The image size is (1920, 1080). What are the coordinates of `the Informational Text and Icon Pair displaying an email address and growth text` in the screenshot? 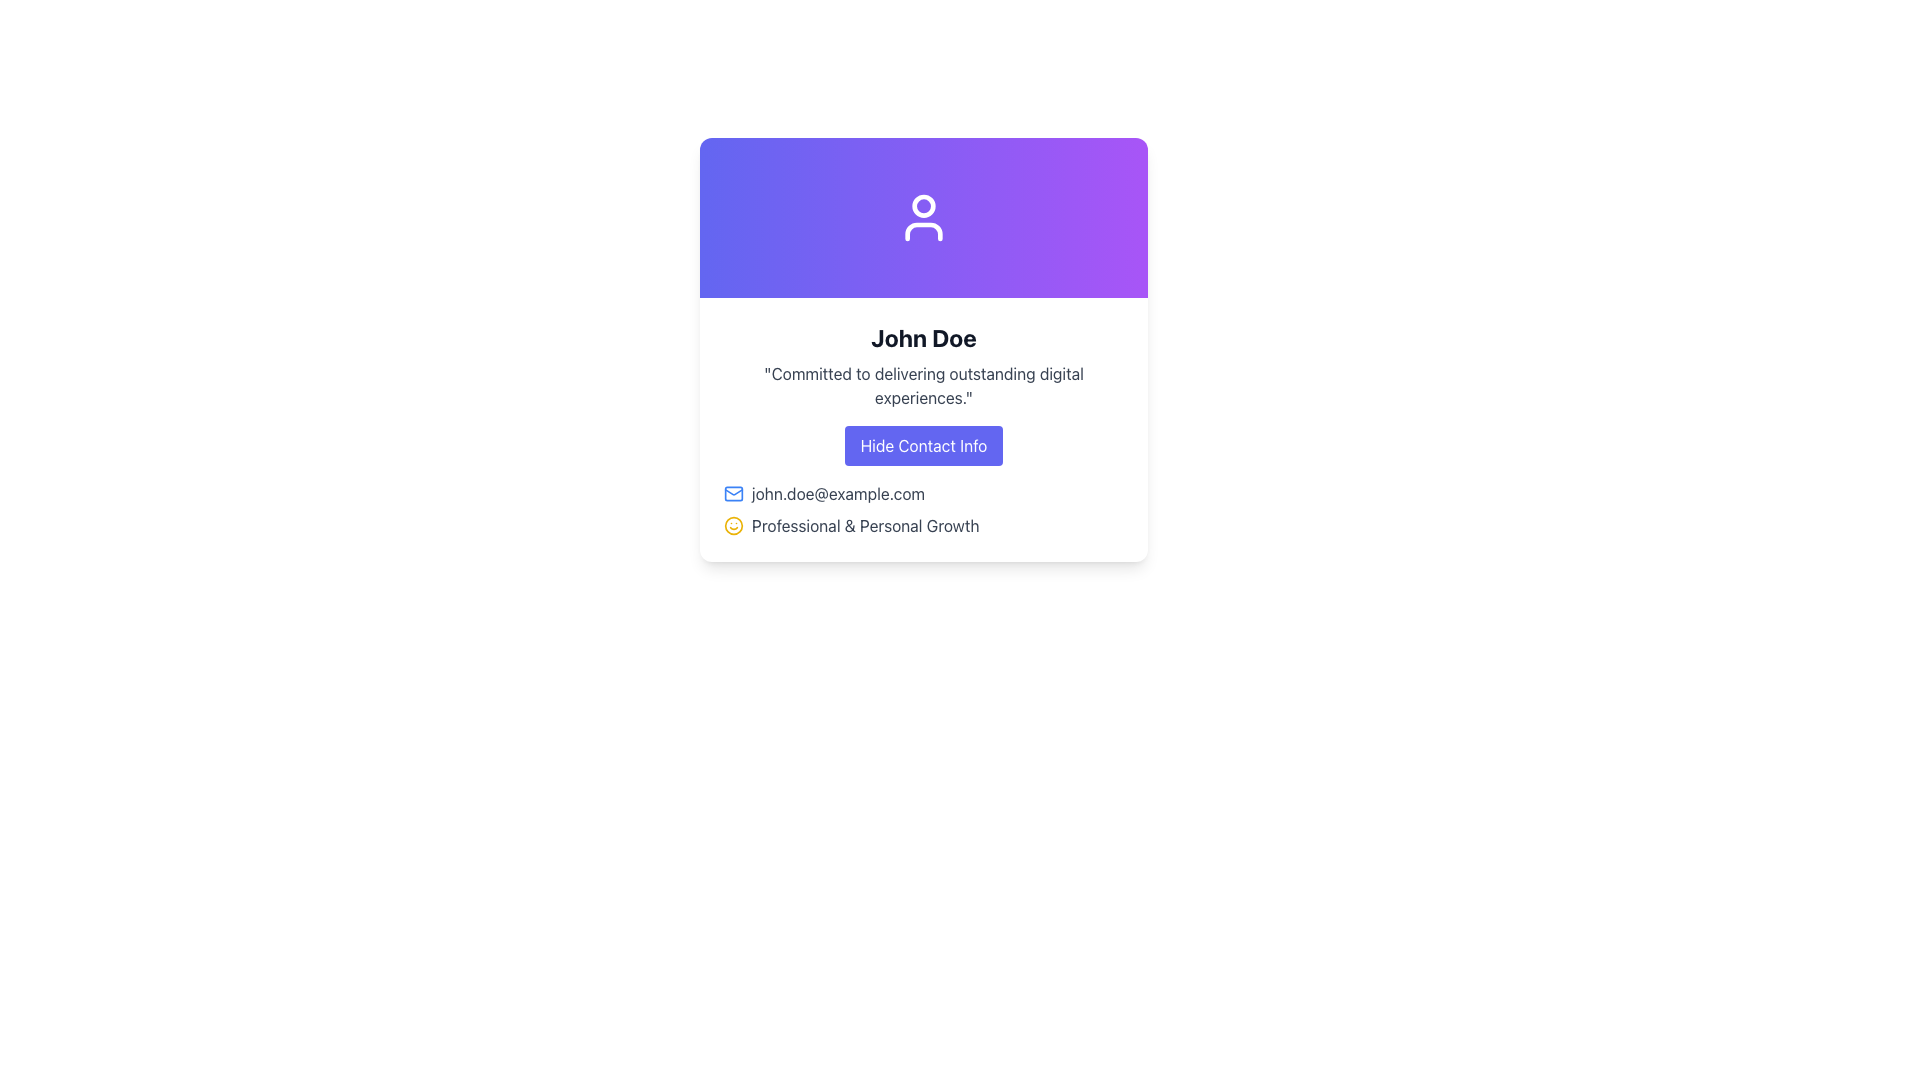 It's located at (923, 508).